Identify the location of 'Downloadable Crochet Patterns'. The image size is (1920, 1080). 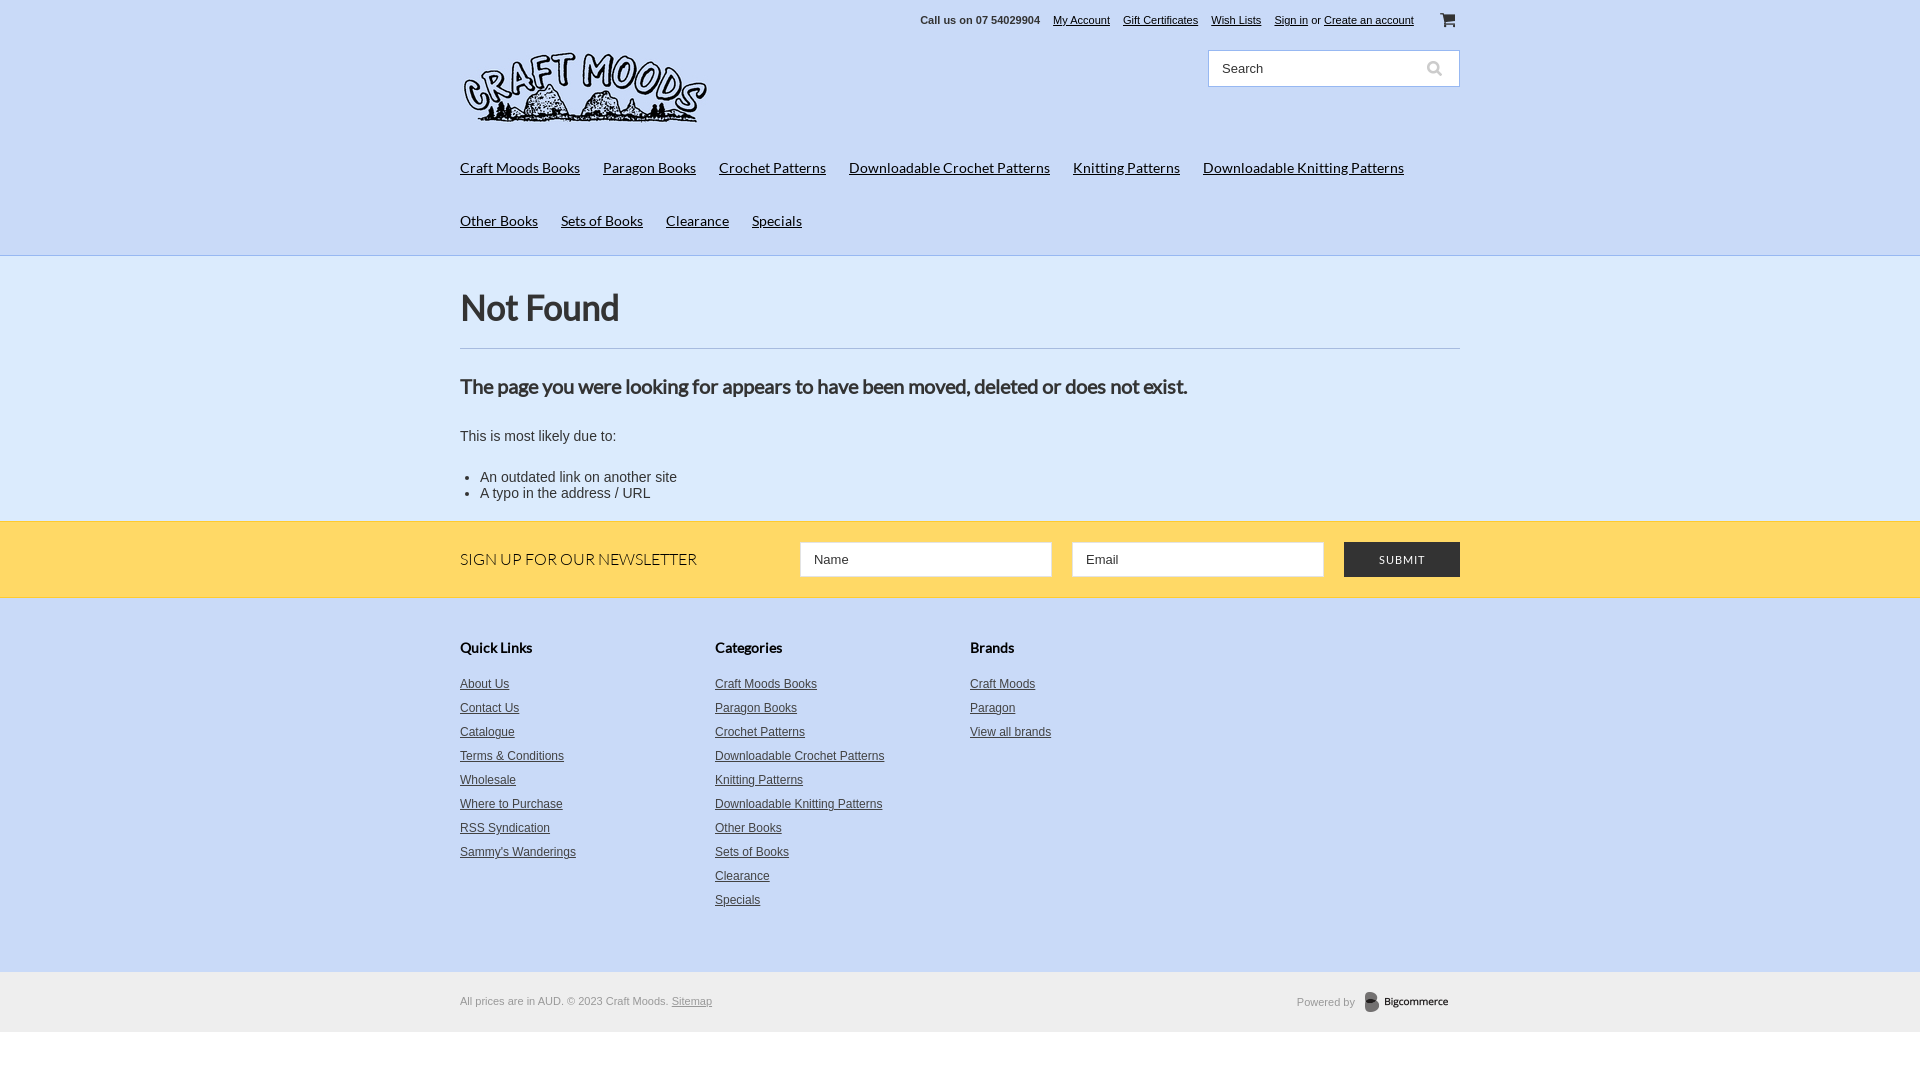
(832, 756).